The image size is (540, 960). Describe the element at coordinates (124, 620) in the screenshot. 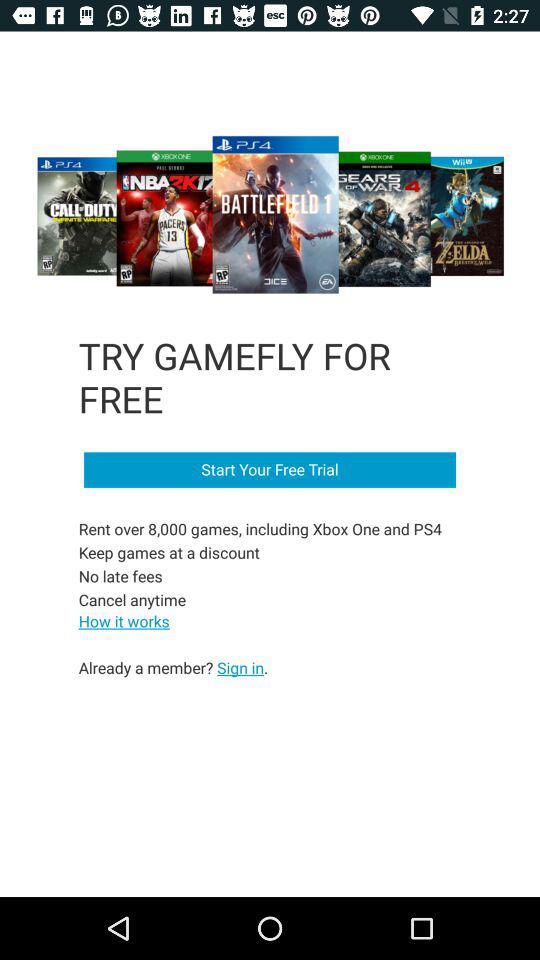

I see `the icon above already a member` at that location.